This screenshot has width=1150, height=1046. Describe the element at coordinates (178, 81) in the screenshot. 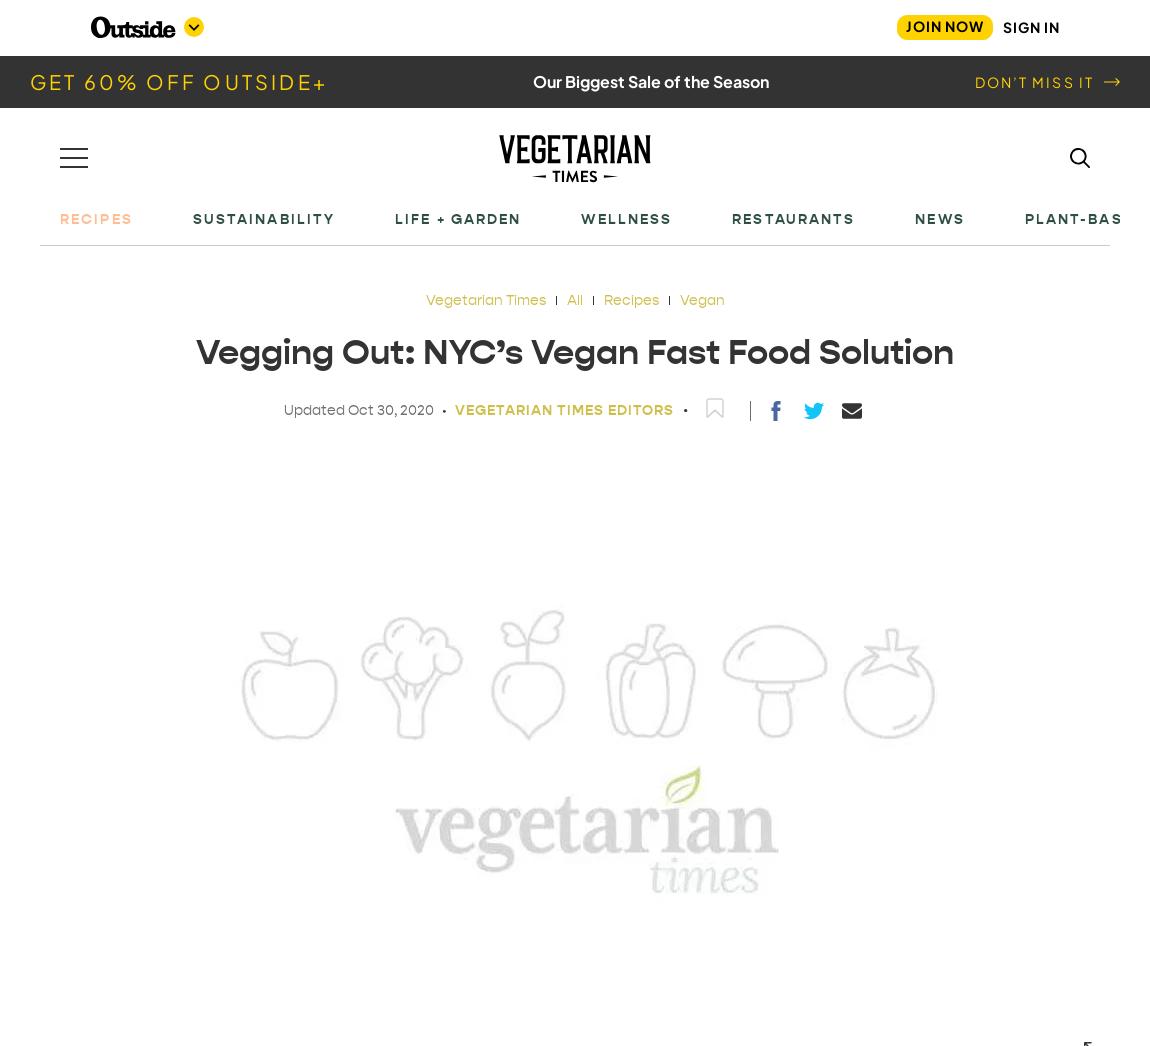

I see `'GET 60% OFF OUTSIDE+'` at that location.